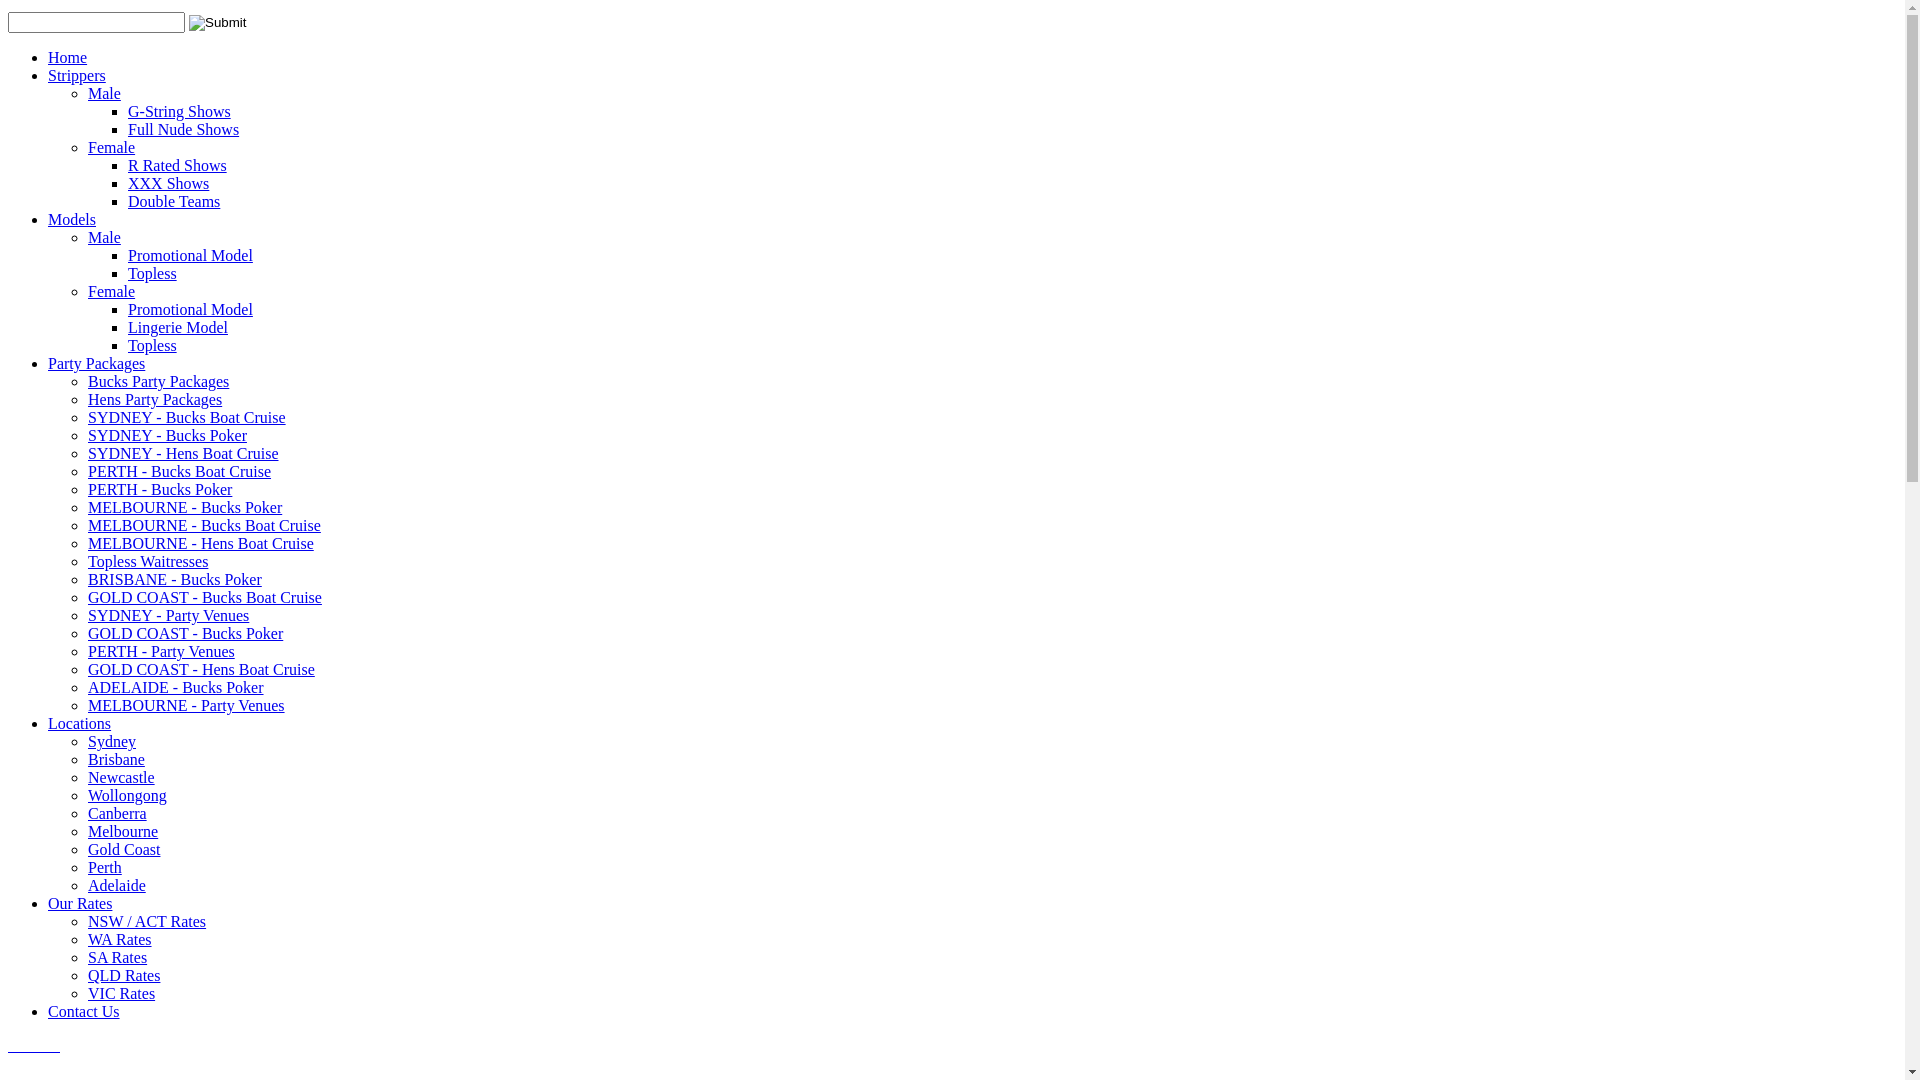 This screenshot has width=1920, height=1080. I want to click on 'WA Rates', so click(119, 939).